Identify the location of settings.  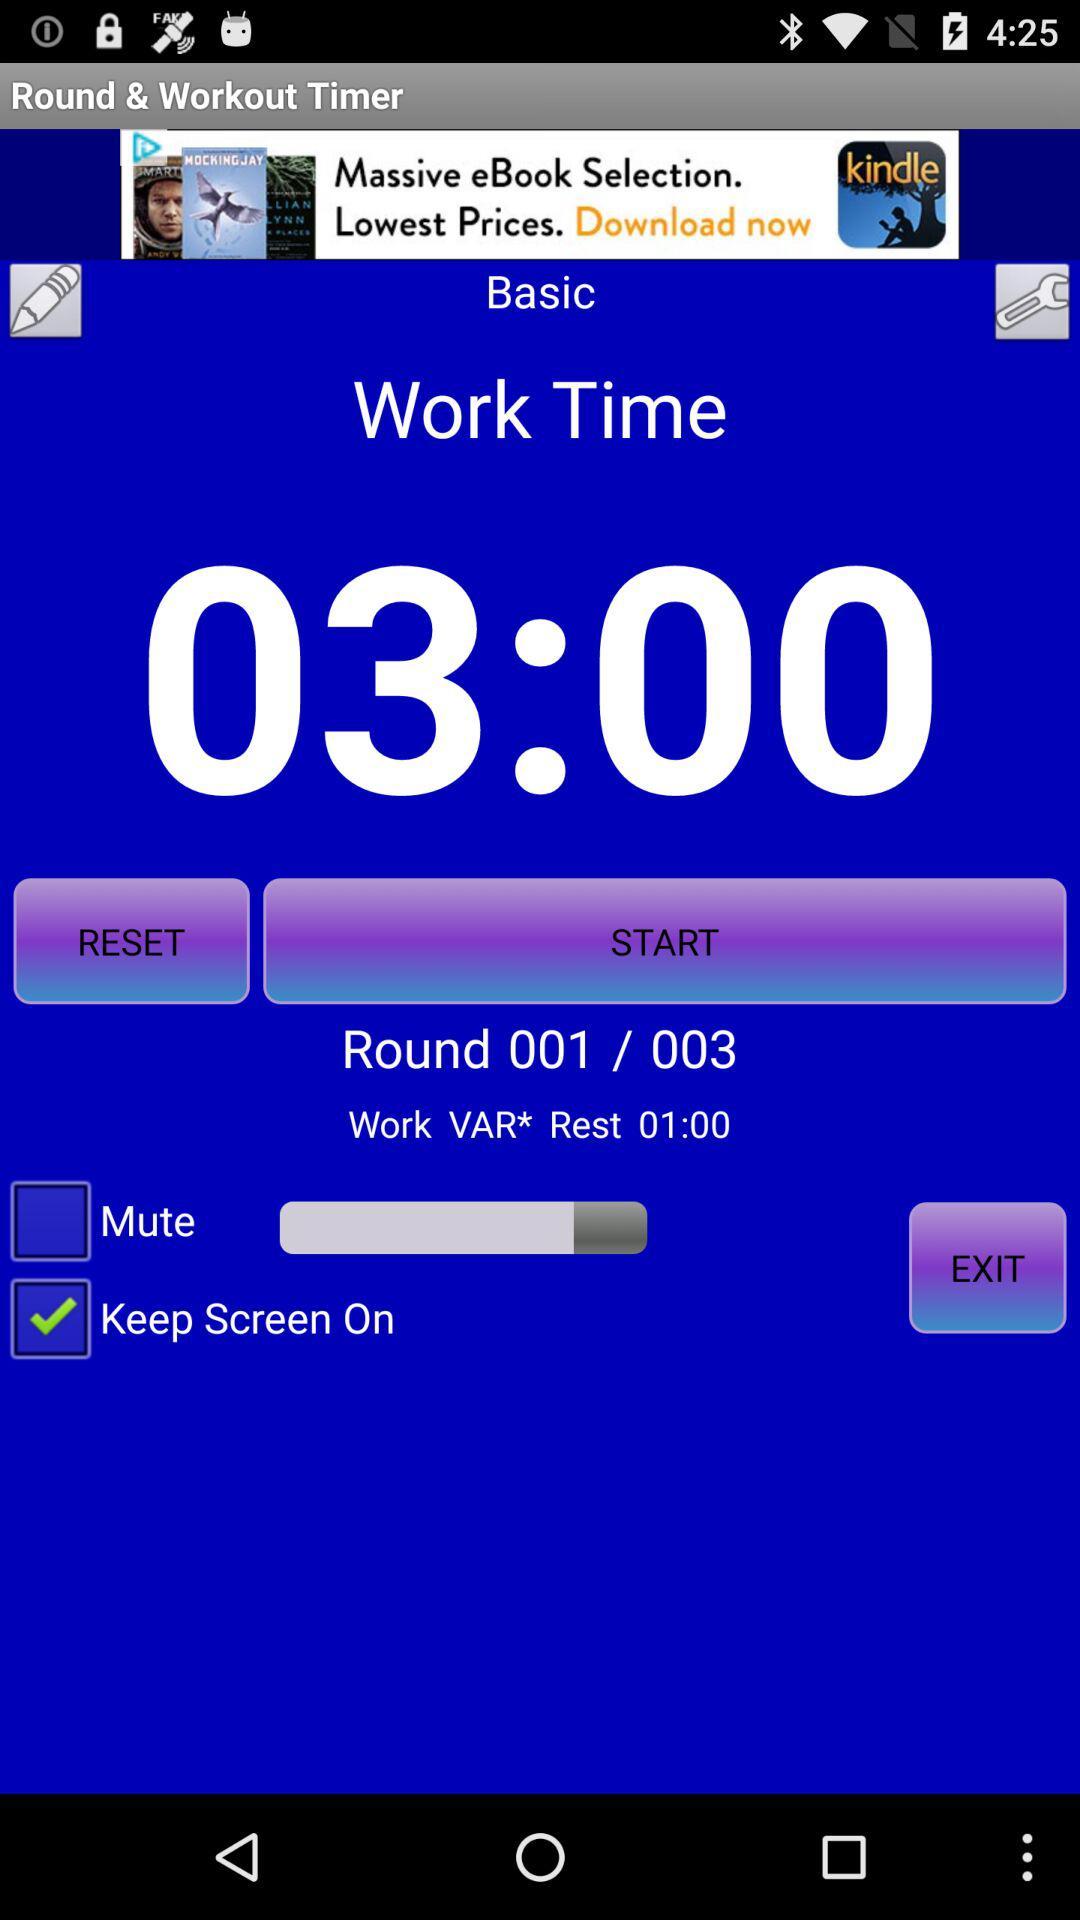
(1032, 306).